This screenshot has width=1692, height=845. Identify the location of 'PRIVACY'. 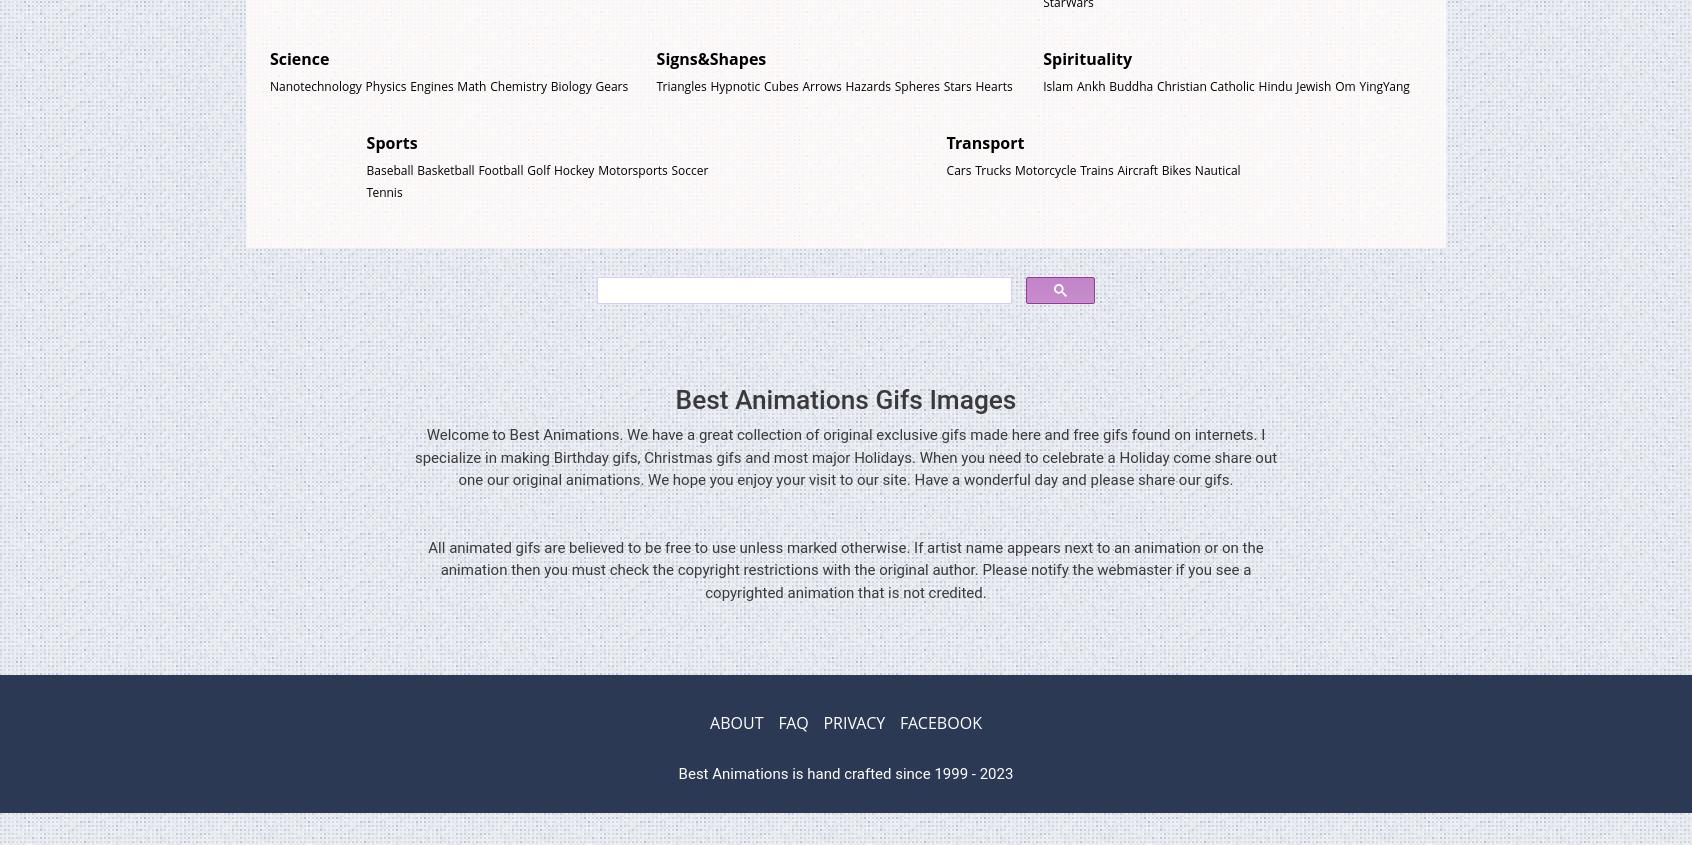
(852, 721).